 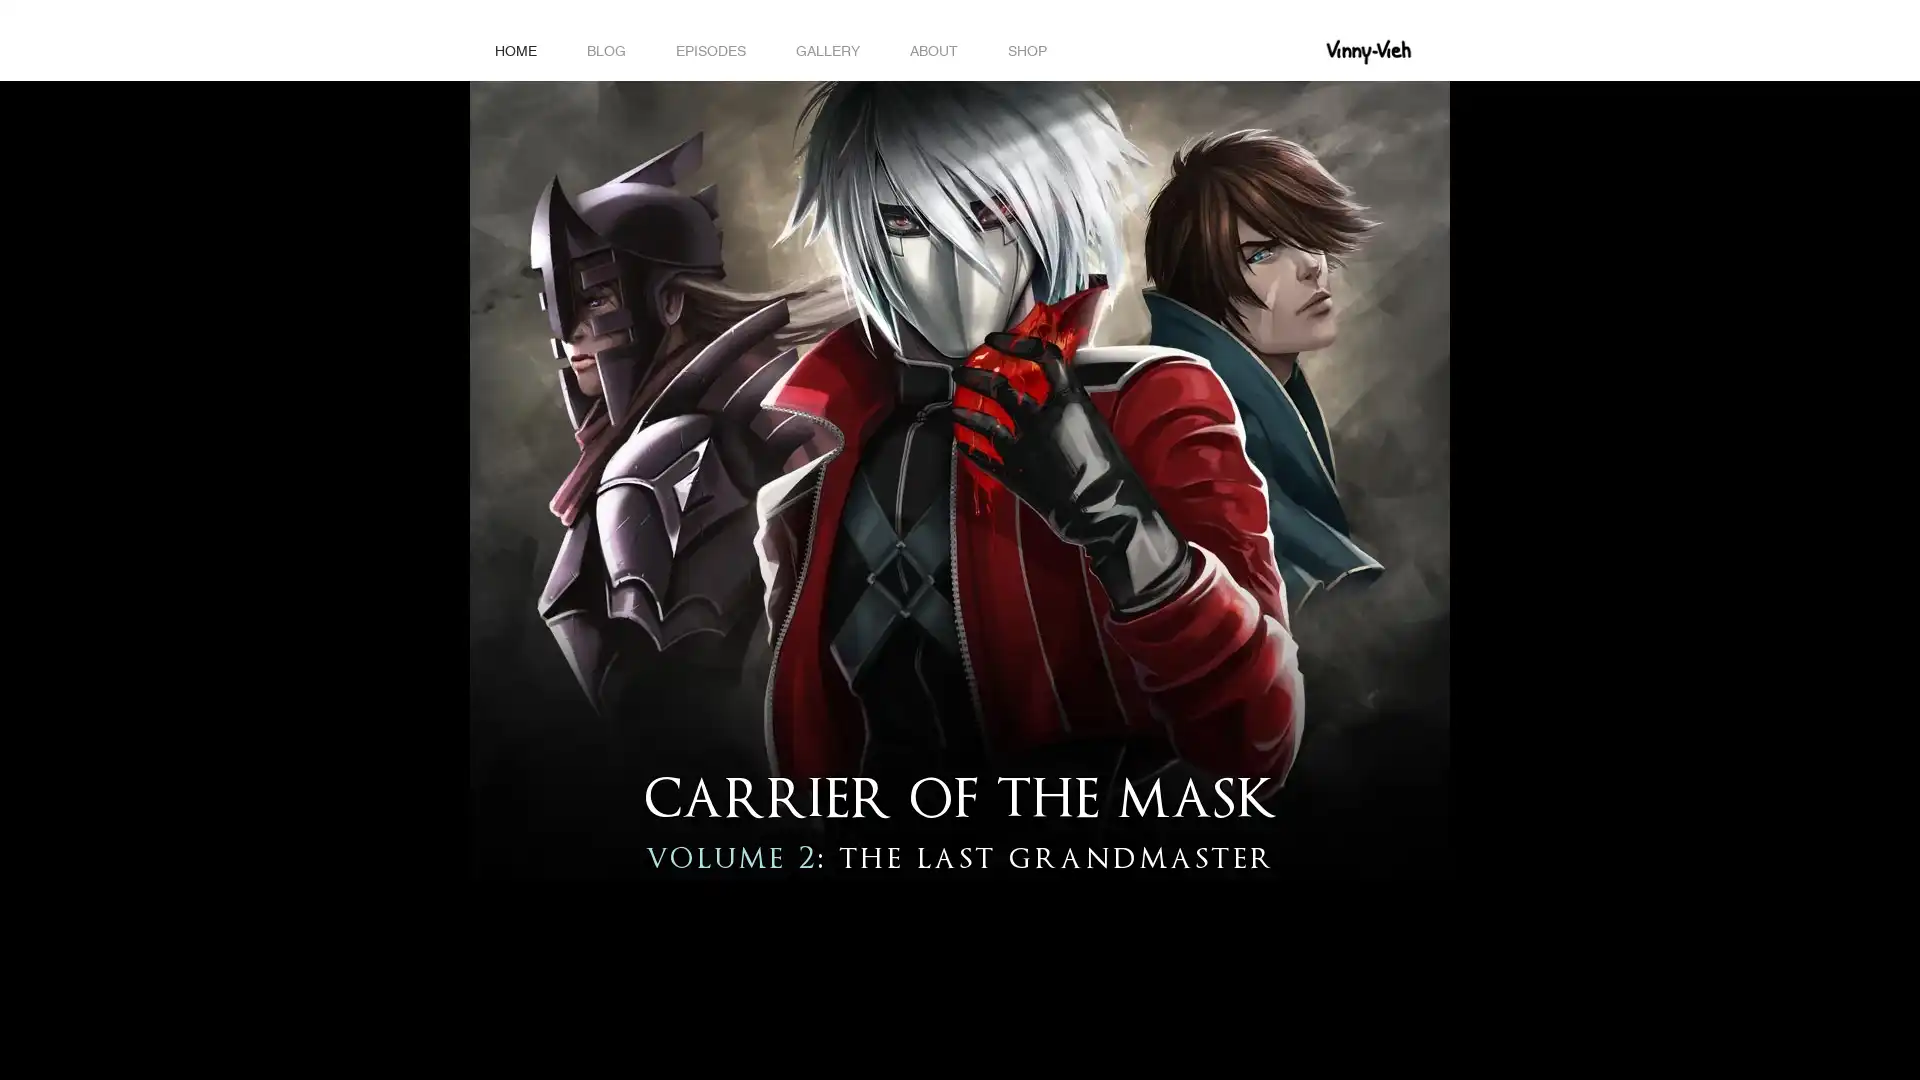 What do you see at coordinates (1895, 1047) in the screenshot?
I see `Close` at bounding box center [1895, 1047].